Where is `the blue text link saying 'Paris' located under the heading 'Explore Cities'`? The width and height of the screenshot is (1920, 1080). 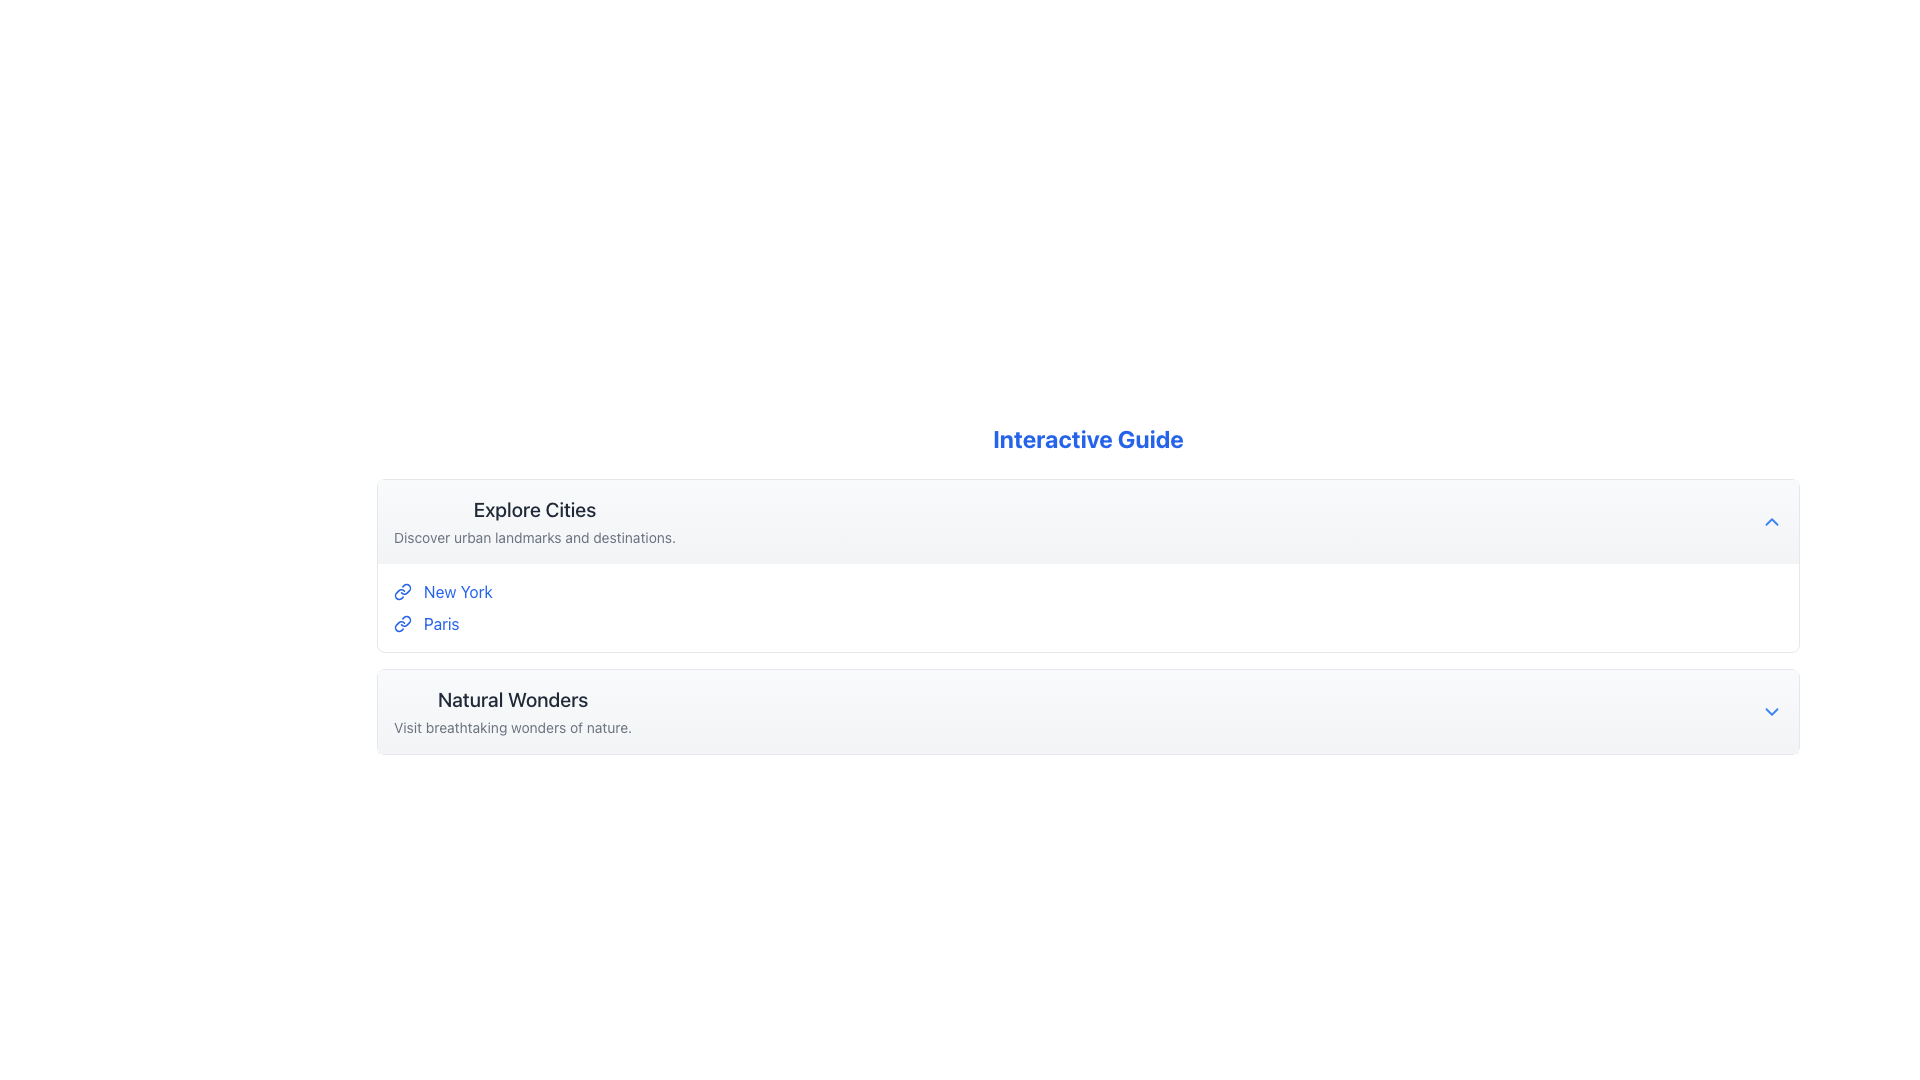
the blue text link saying 'Paris' located under the heading 'Explore Cities' is located at coordinates (440, 623).